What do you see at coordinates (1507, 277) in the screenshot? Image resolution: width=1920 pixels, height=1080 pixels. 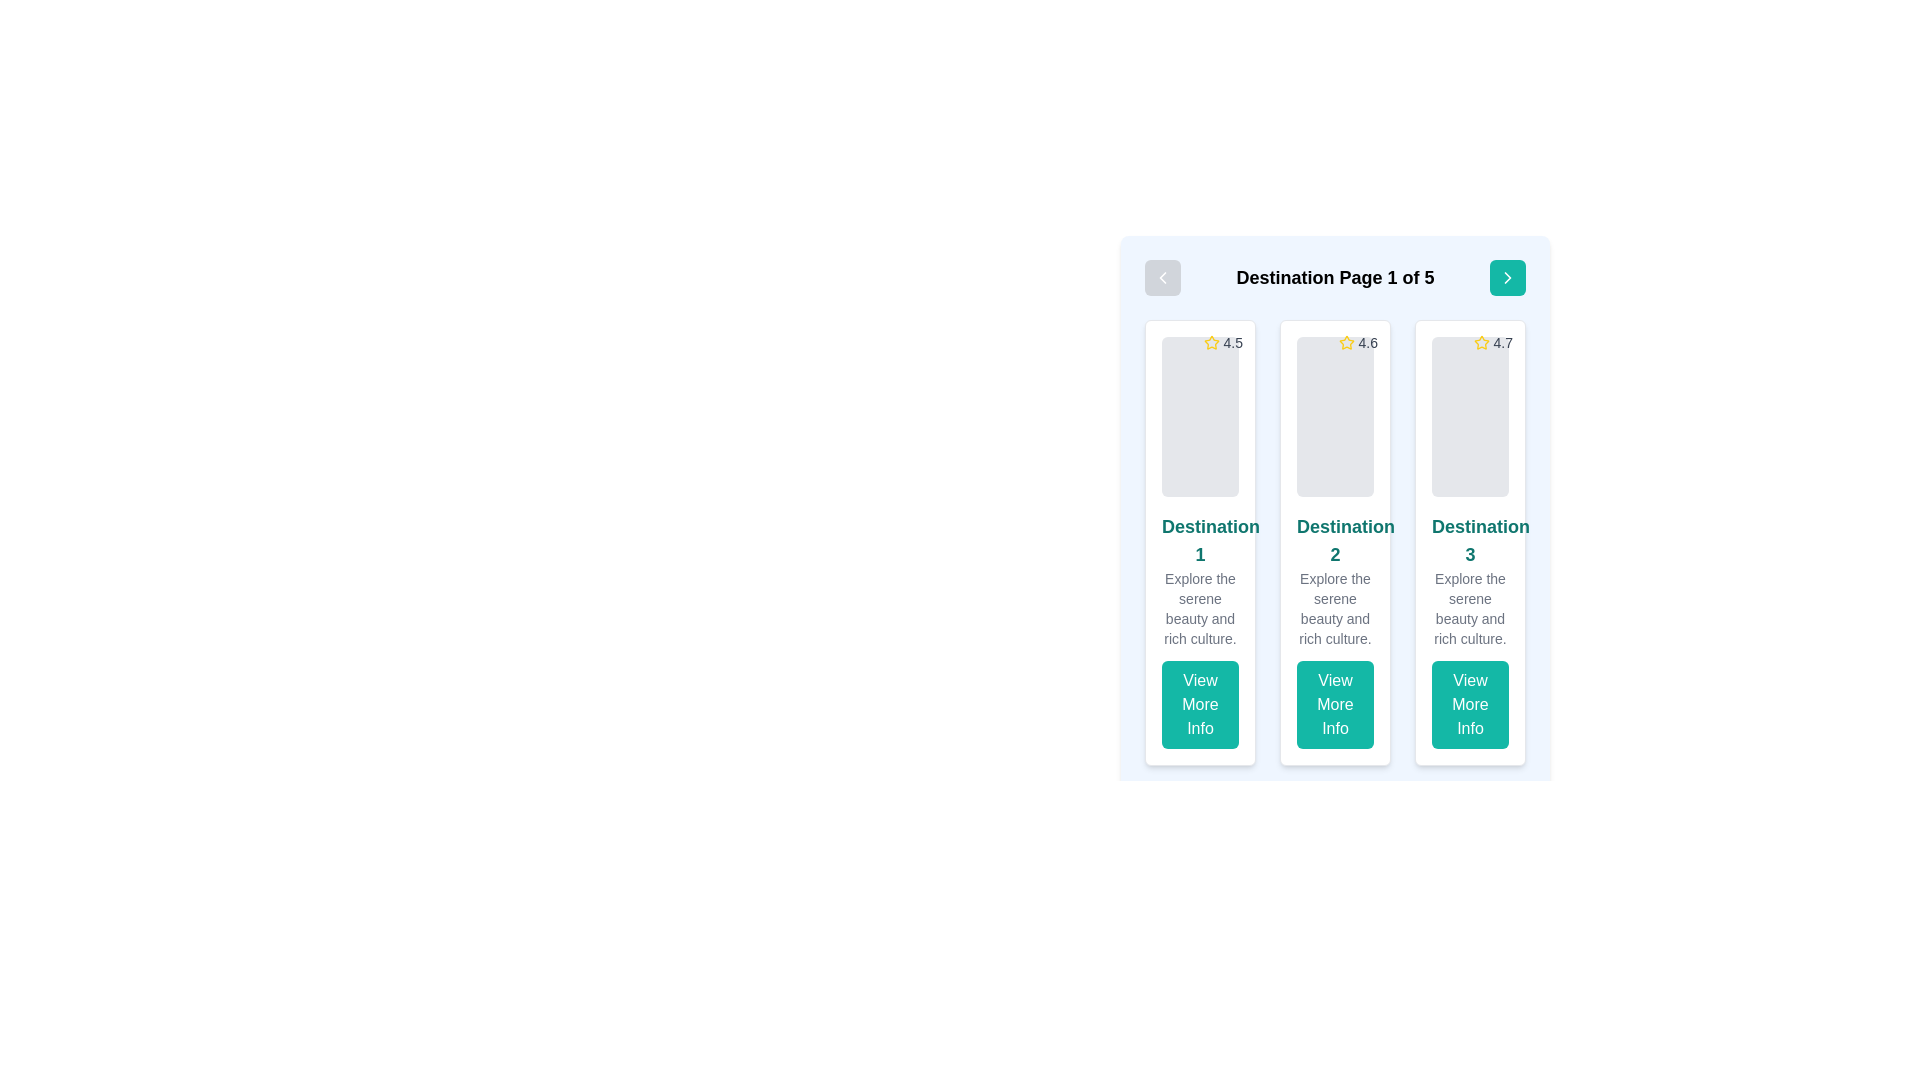 I see `the right-facing chevron arrow icon located at the top-right corner of the interface, which is part of the button near the navigation label 'Destination Page 1 of 5'` at bounding box center [1507, 277].